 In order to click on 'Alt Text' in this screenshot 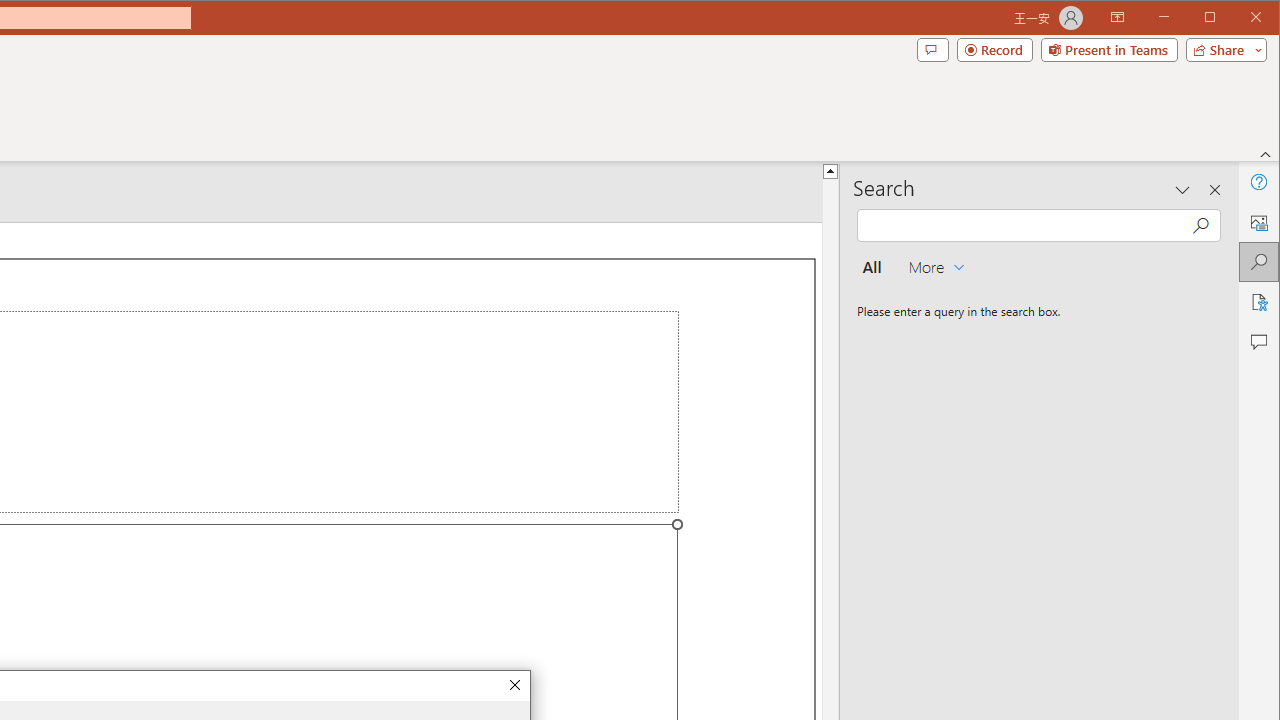, I will do `click(1257, 222)`.